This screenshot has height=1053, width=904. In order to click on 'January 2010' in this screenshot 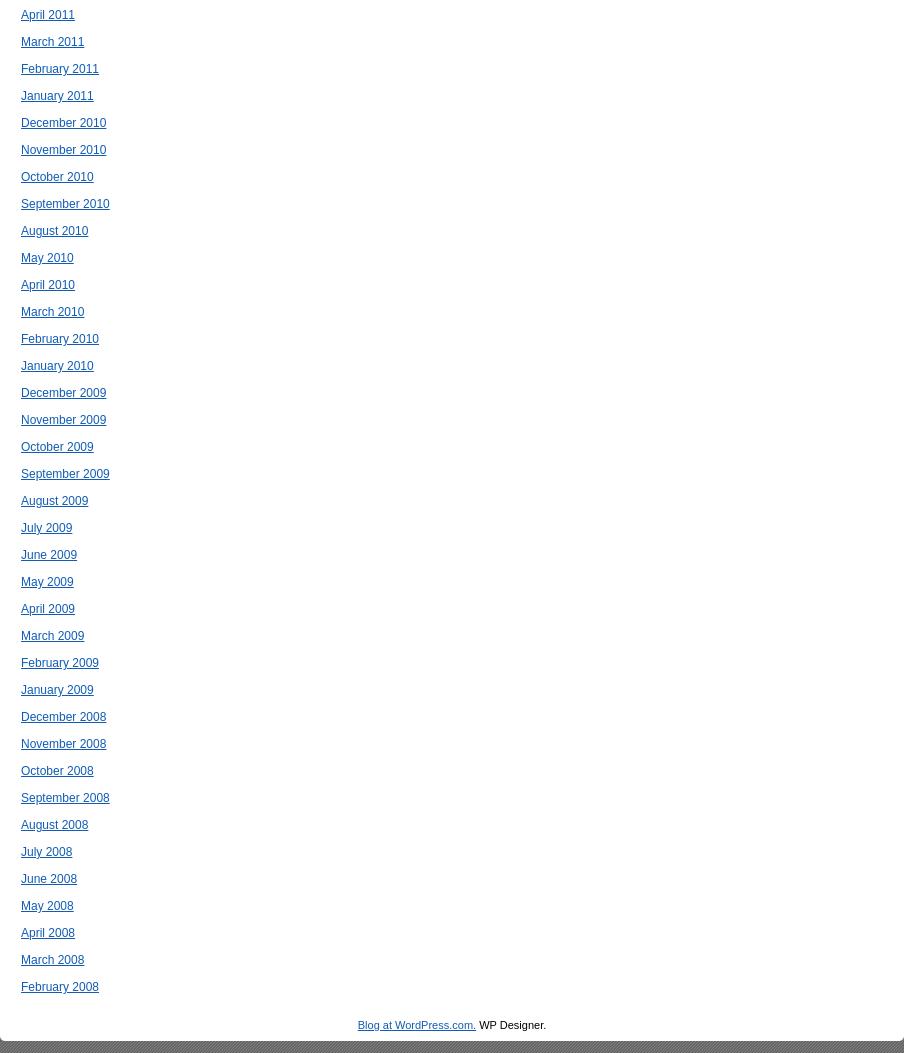, I will do `click(56, 365)`.